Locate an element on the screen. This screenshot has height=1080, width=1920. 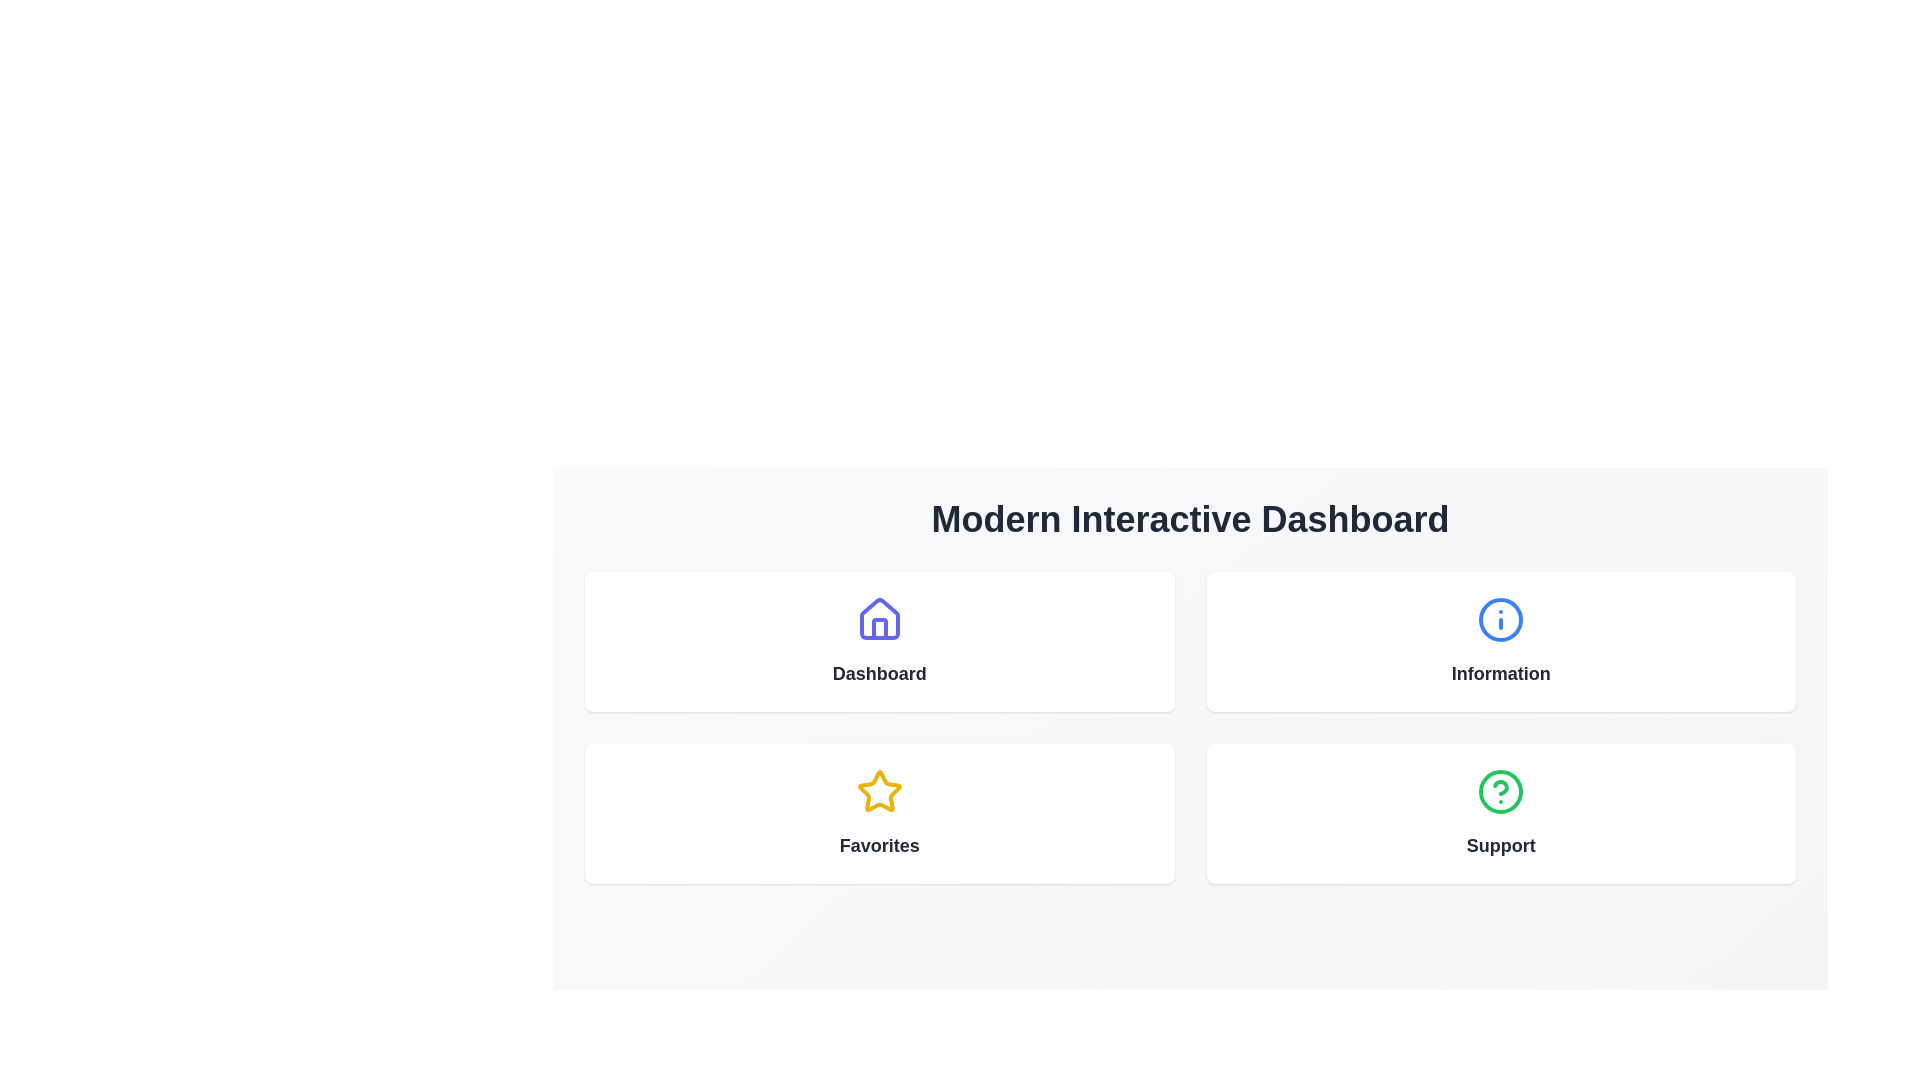
the 'Support' text label, which is styled with a larger font size and bold typography, located at the bottom of the bottom-right card in the interface is located at coordinates (1501, 845).